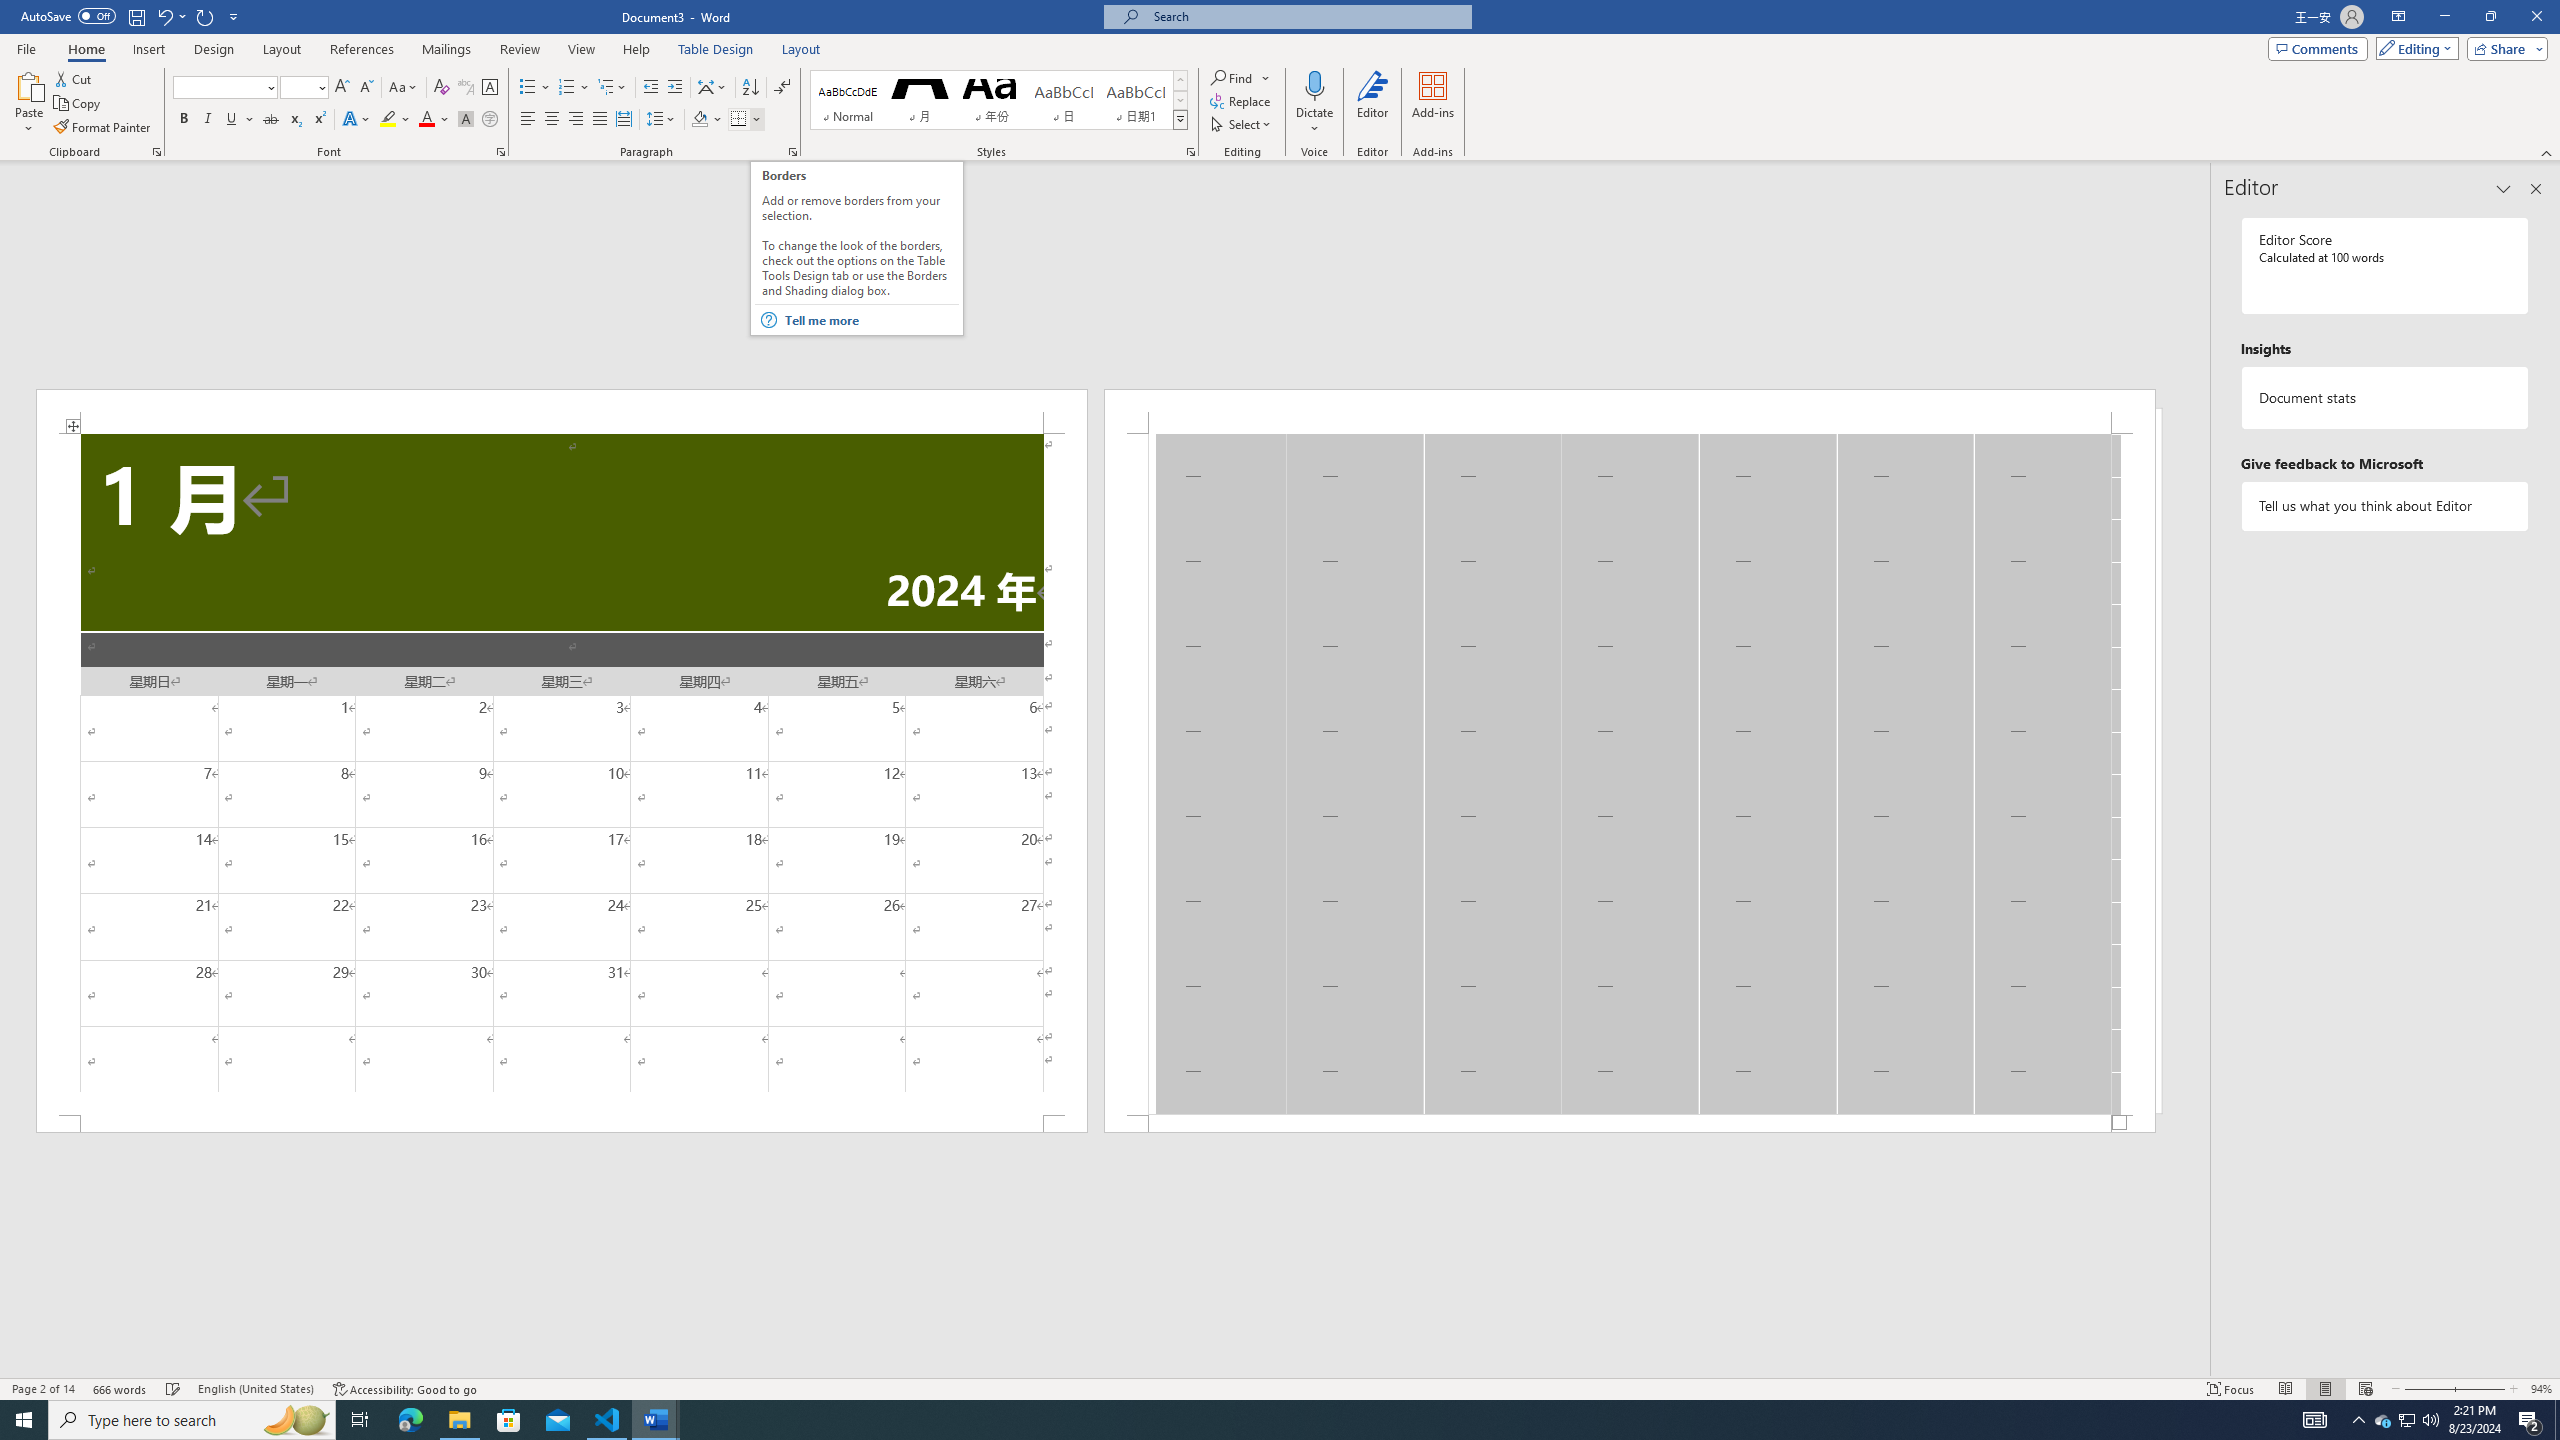 The height and width of the screenshot is (1440, 2560). Describe the element at coordinates (73, 78) in the screenshot. I see `'Cut'` at that location.